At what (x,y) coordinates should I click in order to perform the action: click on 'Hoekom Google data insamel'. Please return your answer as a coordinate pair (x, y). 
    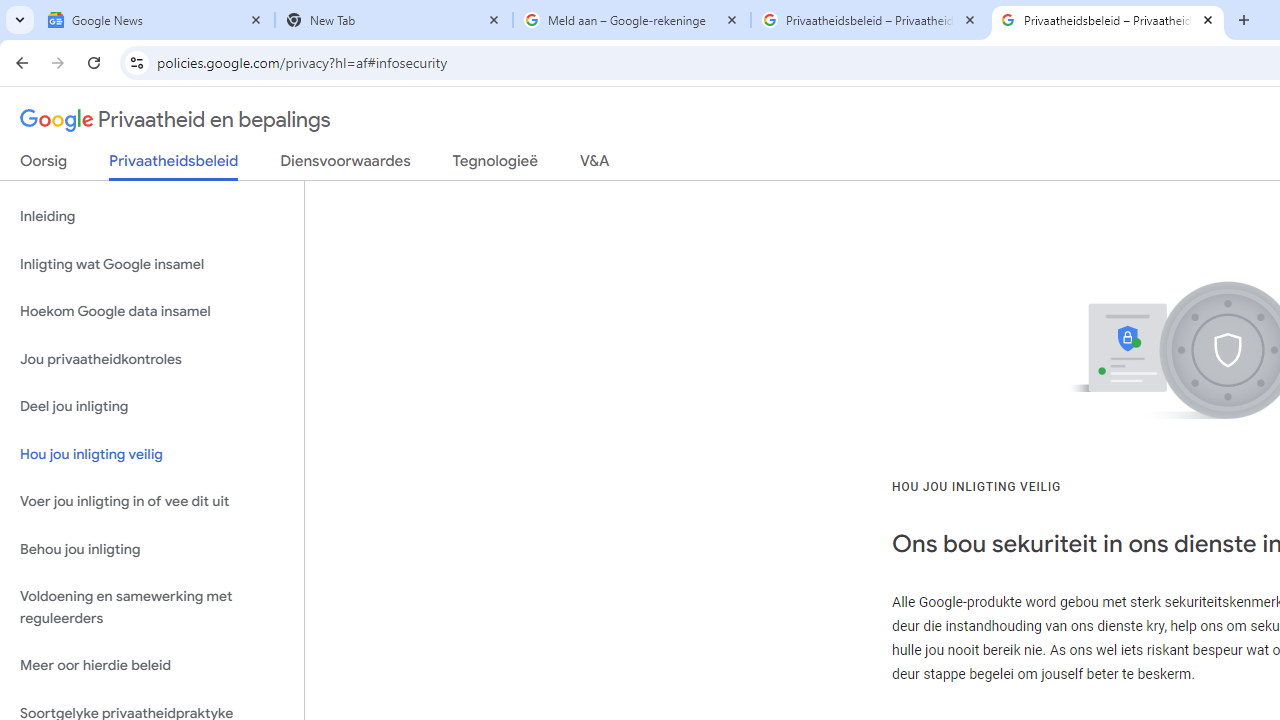
    Looking at the image, I should click on (151, 312).